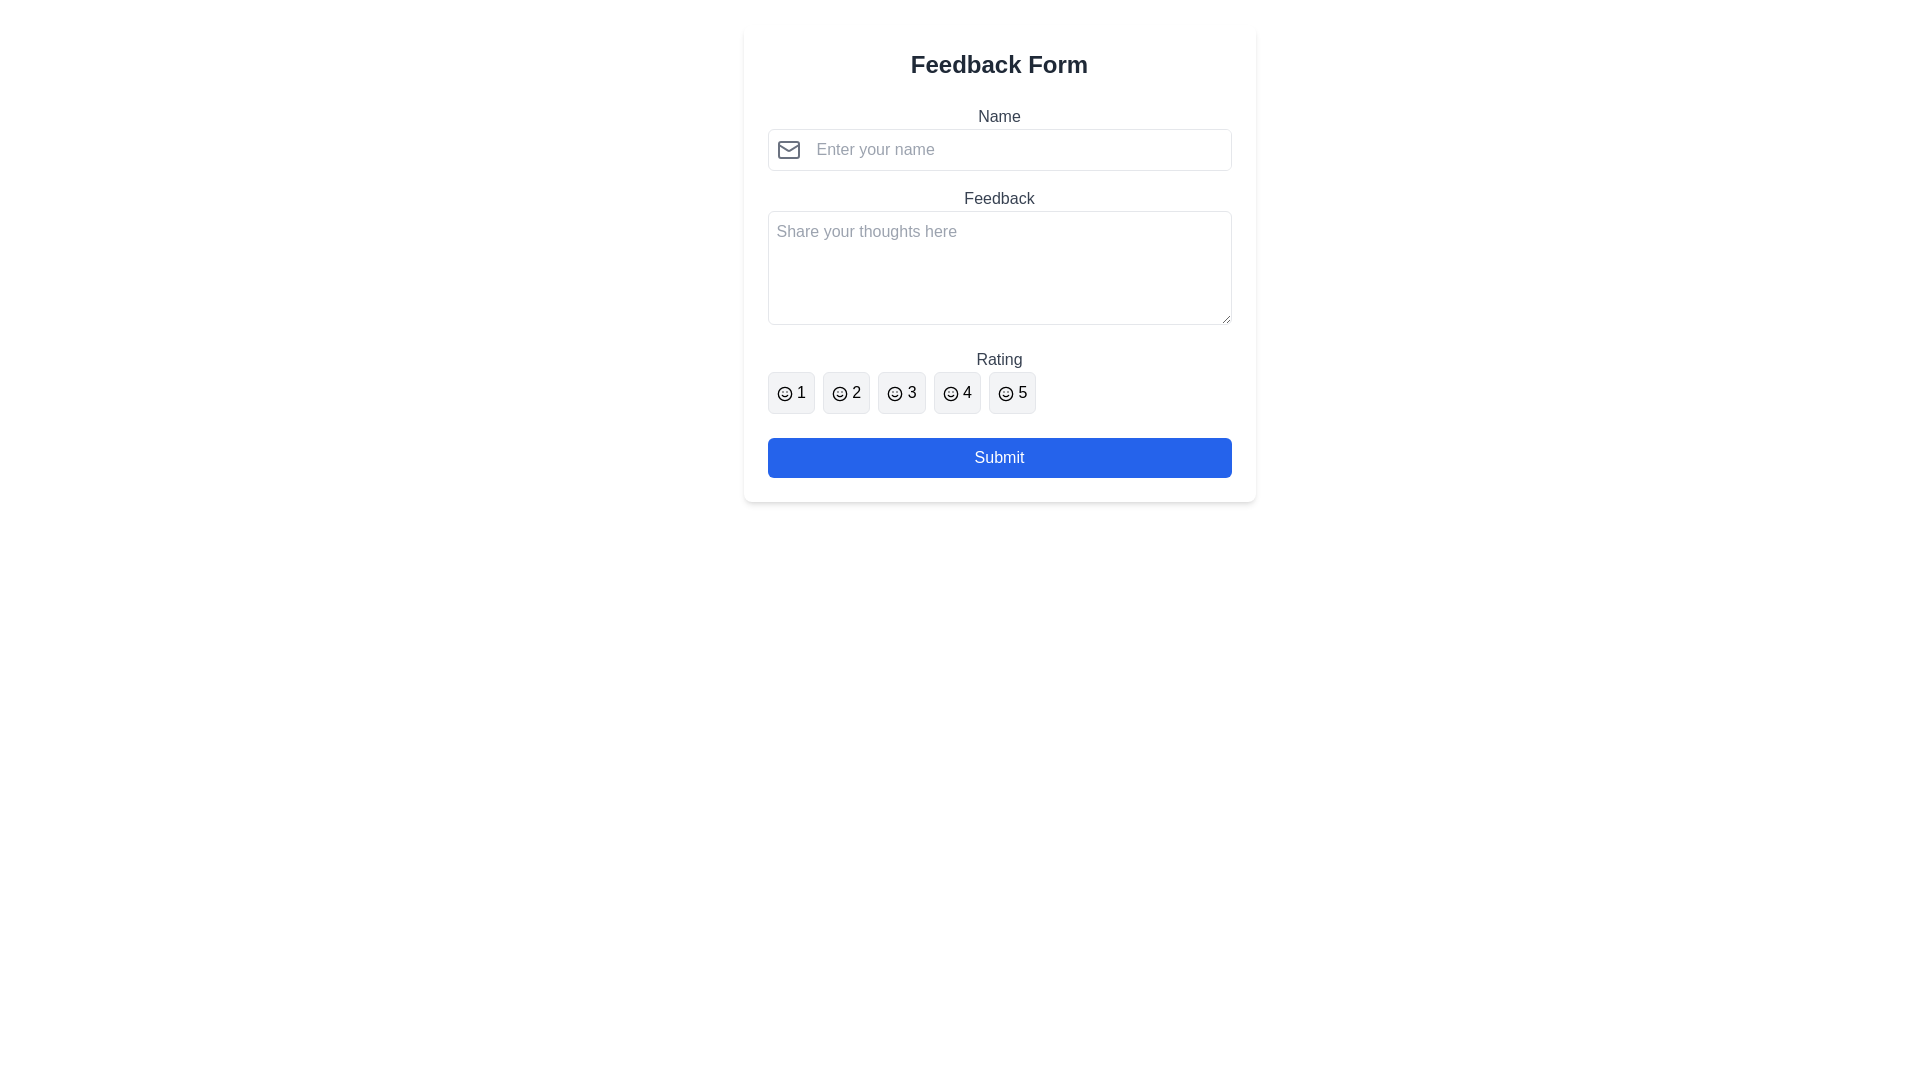 This screenshot has height=1080, width=1920. I want to click on the fourth rating option in the rating system, so click(949, 393).